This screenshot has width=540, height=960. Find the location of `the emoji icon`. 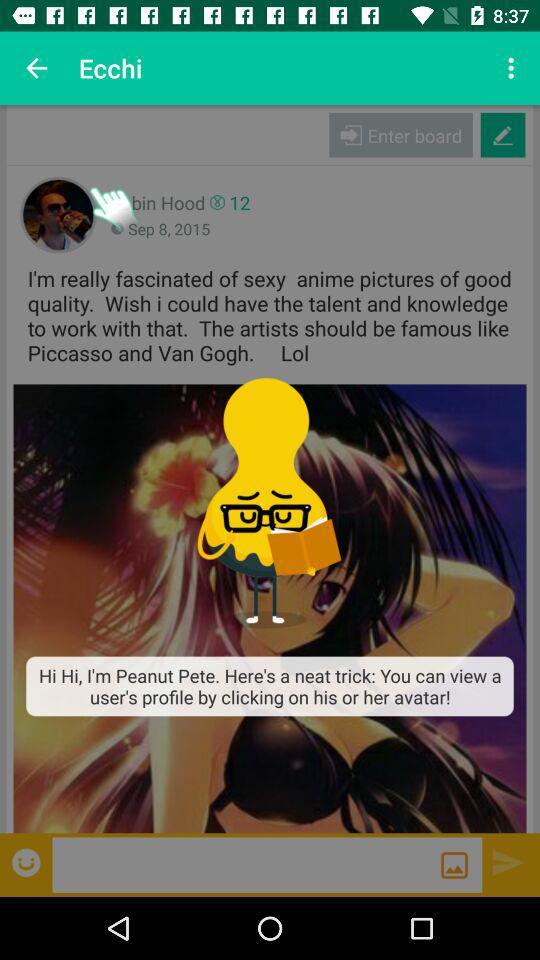

the emoji icon is located at coordinates (27, 861).